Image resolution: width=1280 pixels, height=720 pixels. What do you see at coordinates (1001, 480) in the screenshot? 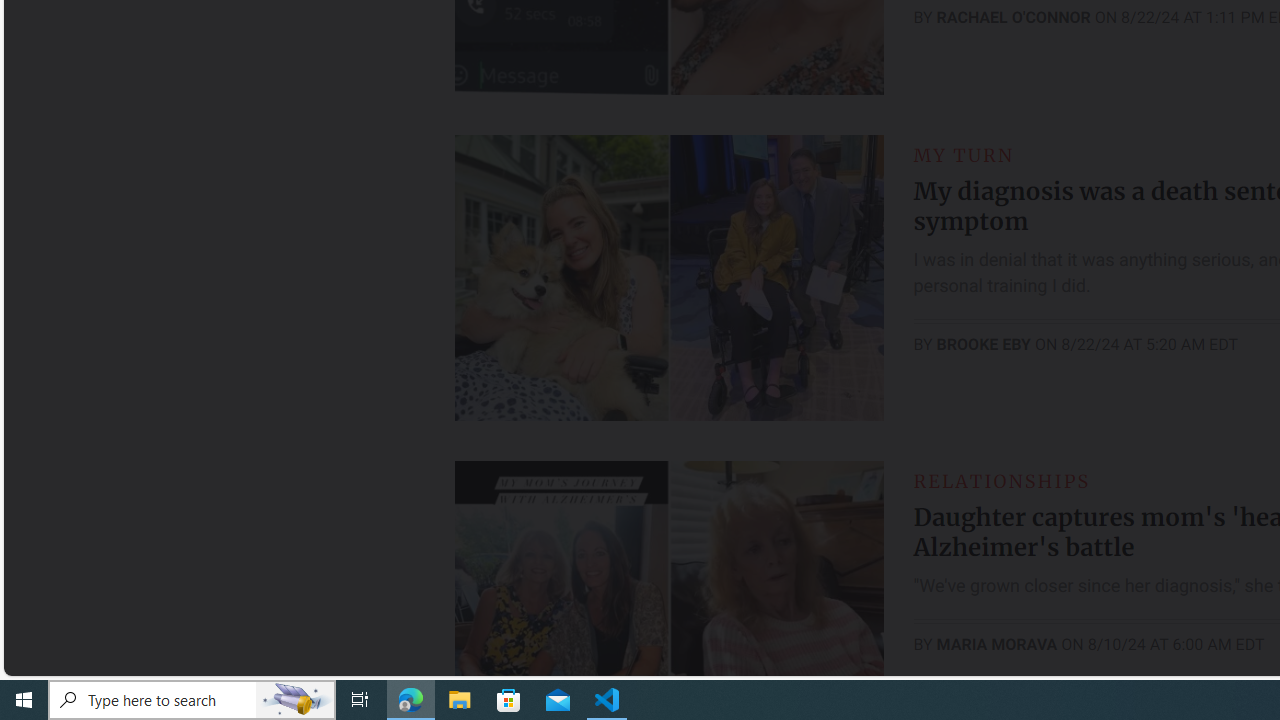
I see `'RELATIONSHIPS'` at bounding box center [1001, 480].